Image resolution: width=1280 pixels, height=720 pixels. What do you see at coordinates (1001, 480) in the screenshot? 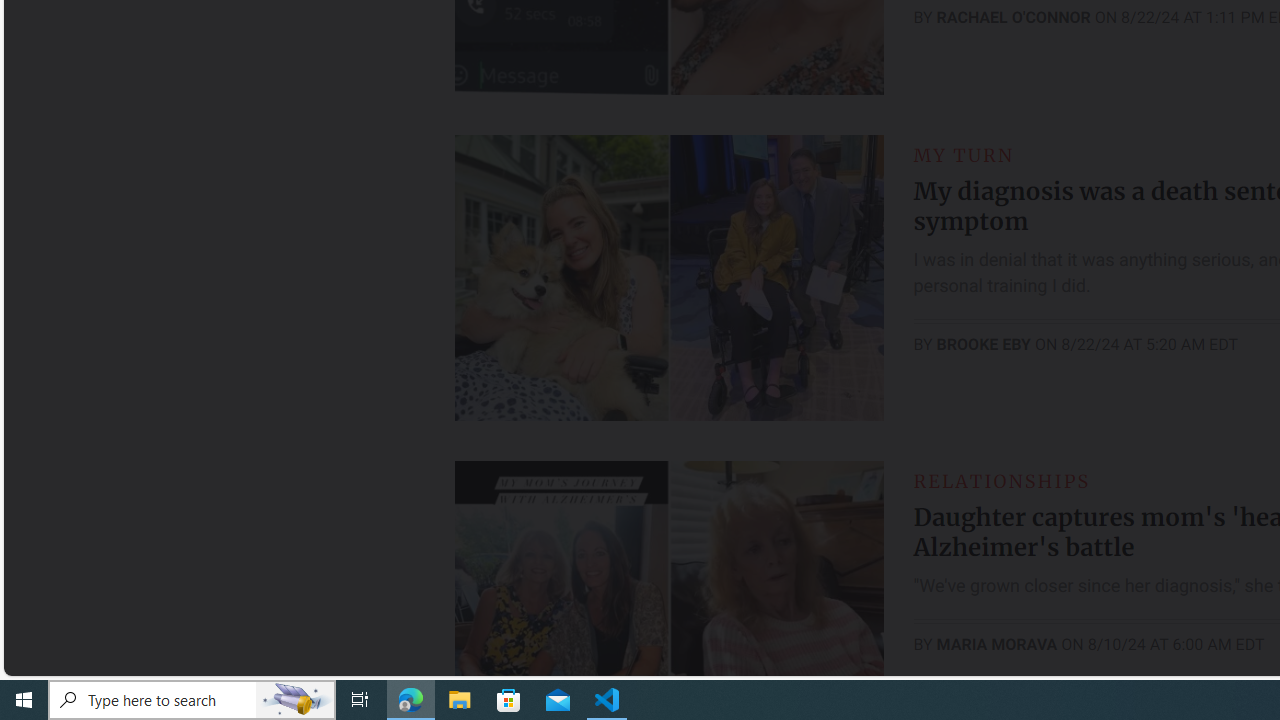
I see `'RELATIONSHIPS'` at bounding box center [1001, 480].